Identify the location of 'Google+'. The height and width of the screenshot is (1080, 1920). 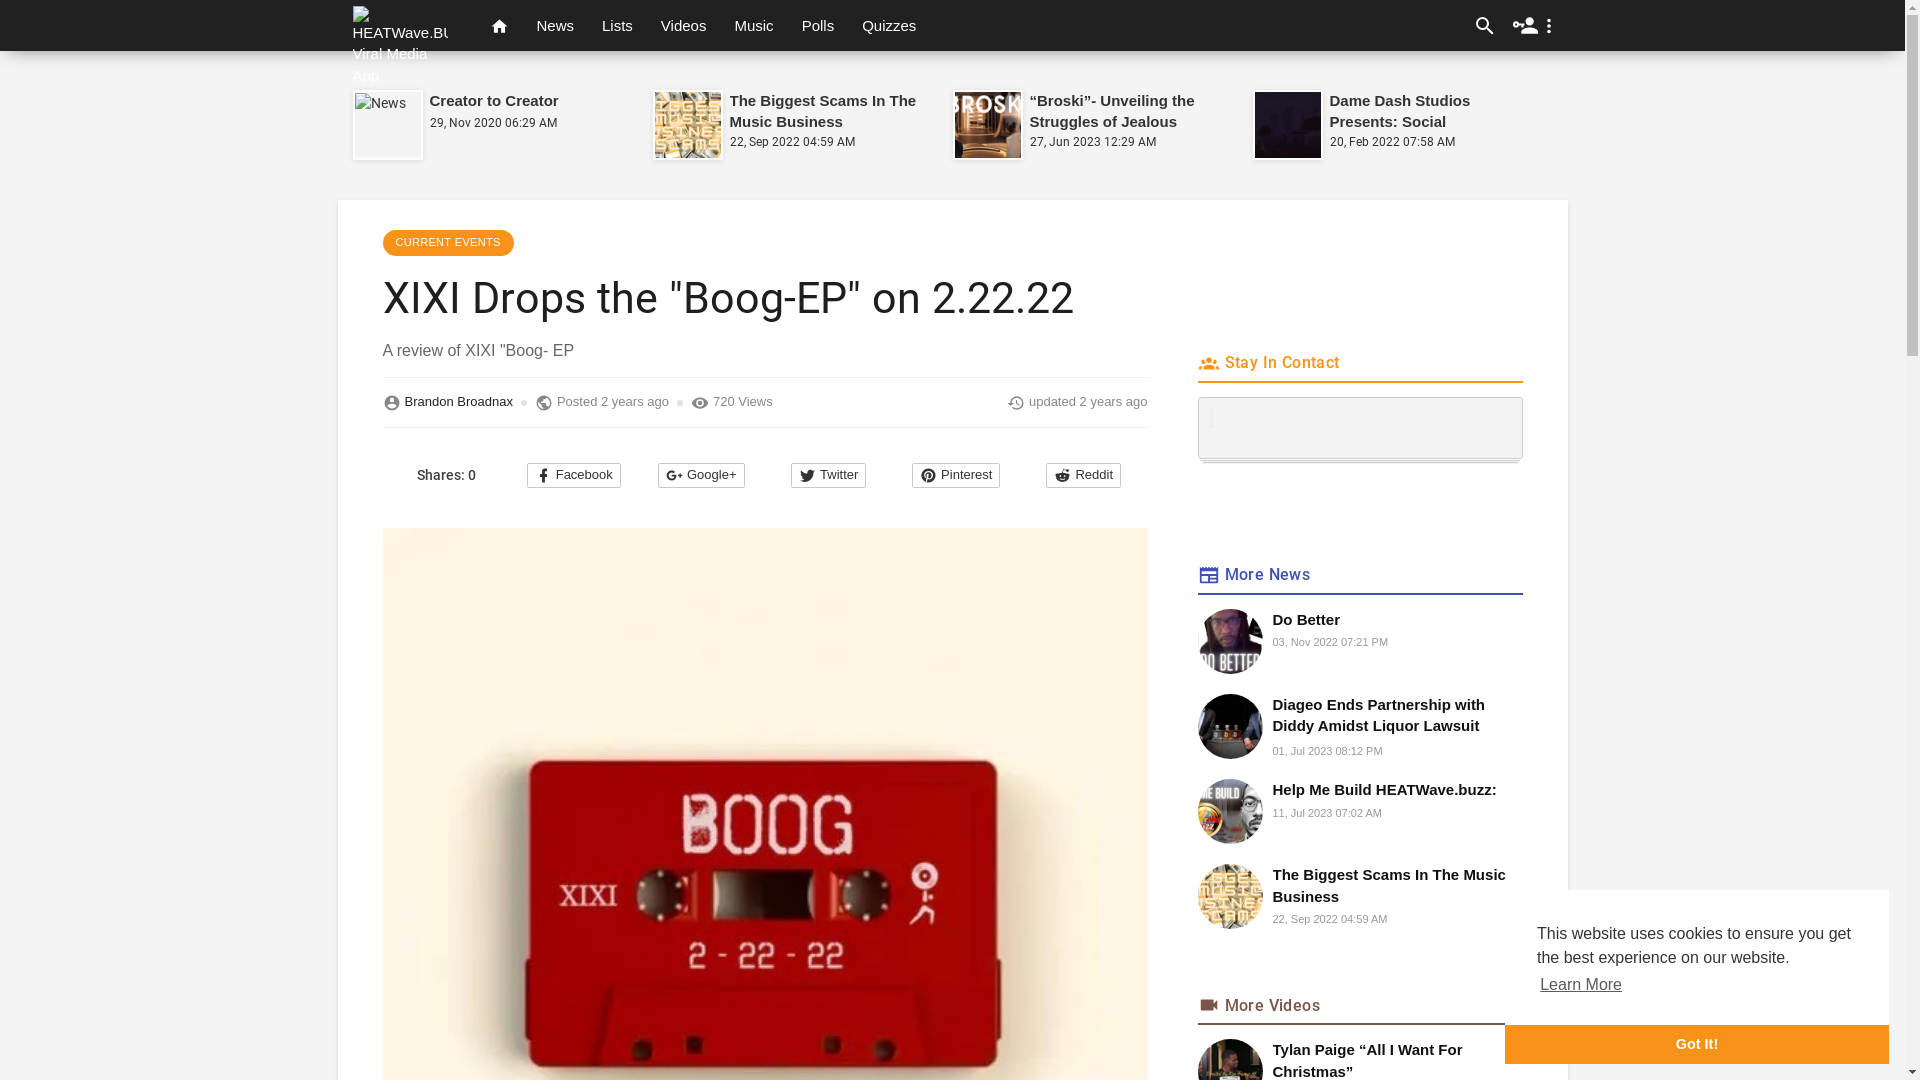
(701, 475).